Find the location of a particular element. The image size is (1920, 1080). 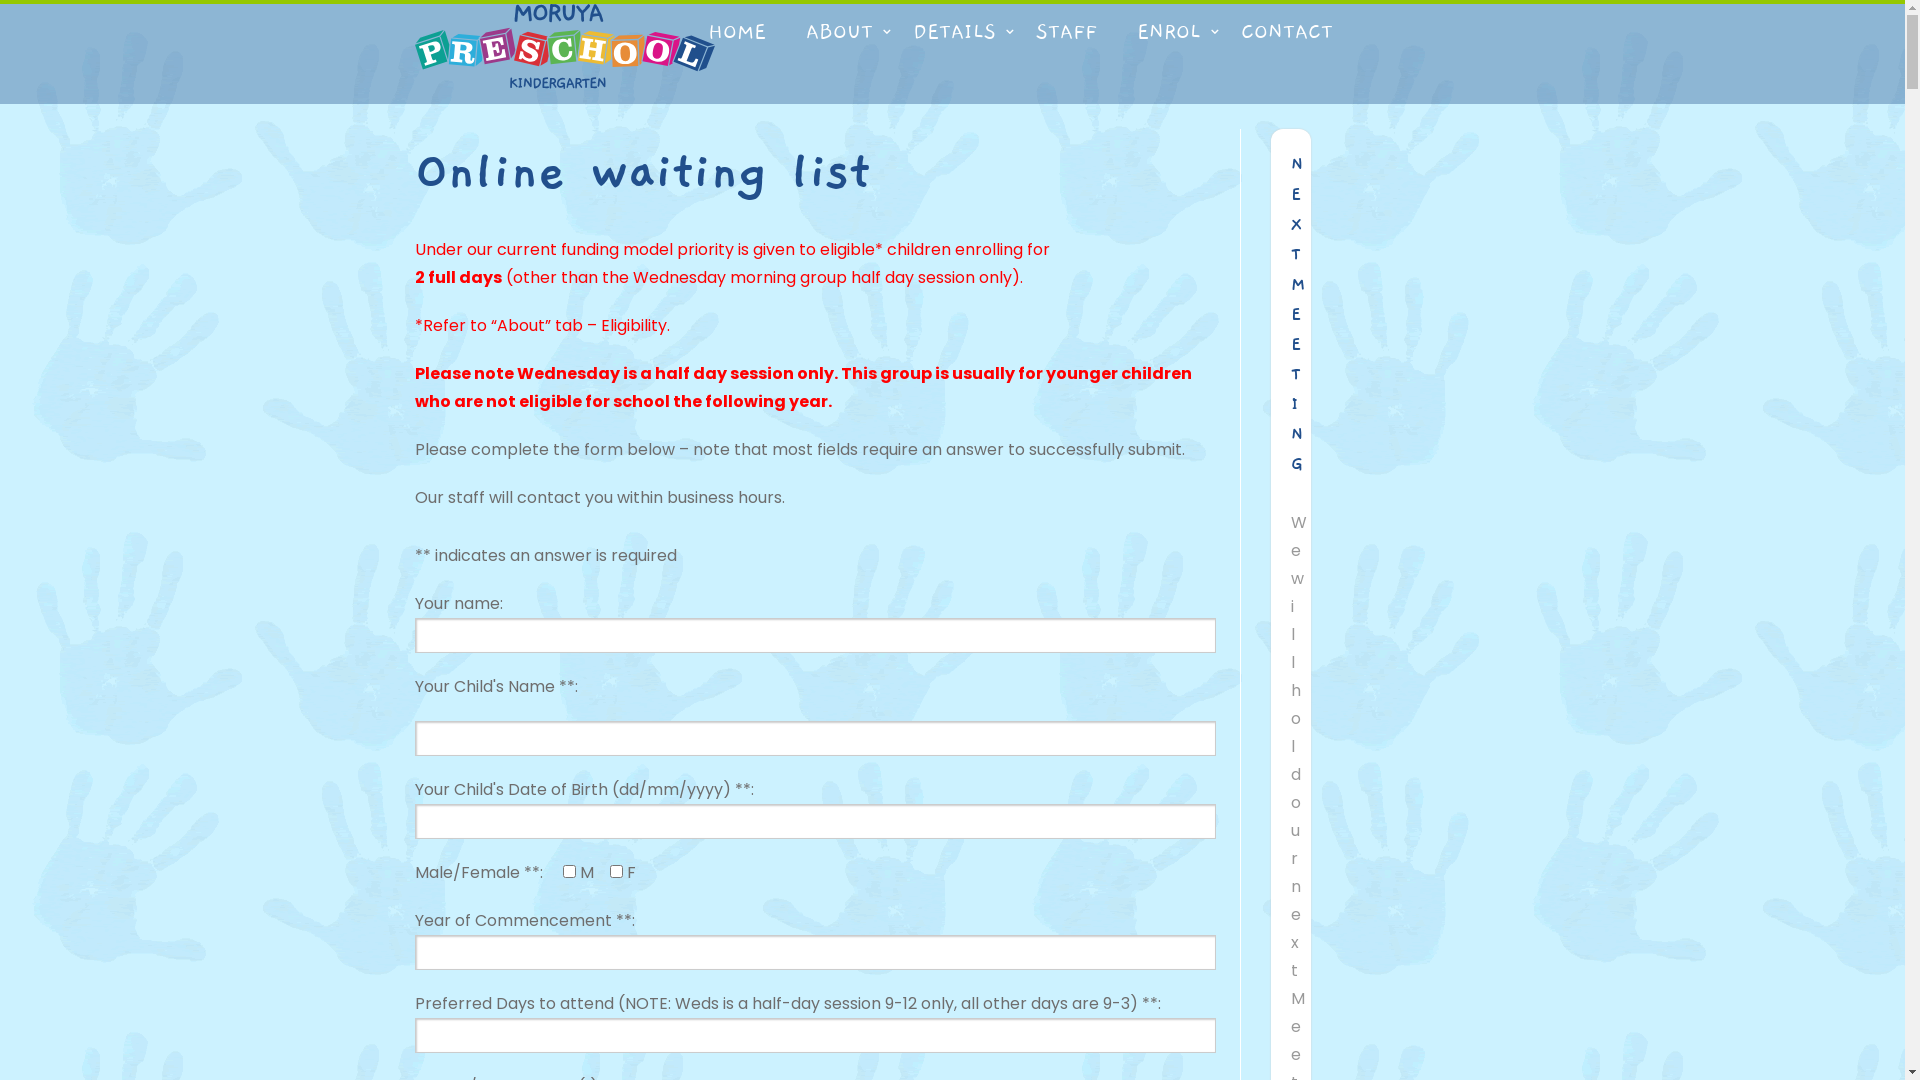

'CONTACT' is located at coordinates (1286, 31).